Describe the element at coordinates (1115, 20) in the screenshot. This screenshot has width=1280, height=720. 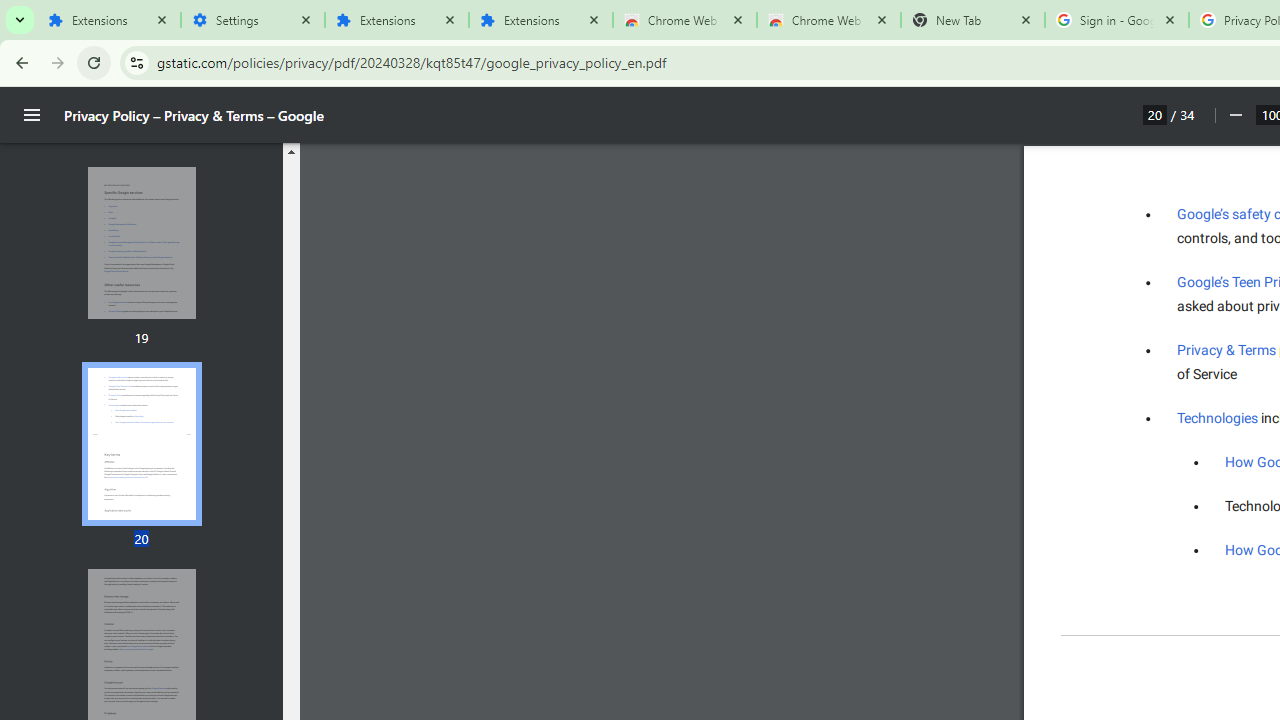
I see `'Sign in - Google Accounts'` at that location.